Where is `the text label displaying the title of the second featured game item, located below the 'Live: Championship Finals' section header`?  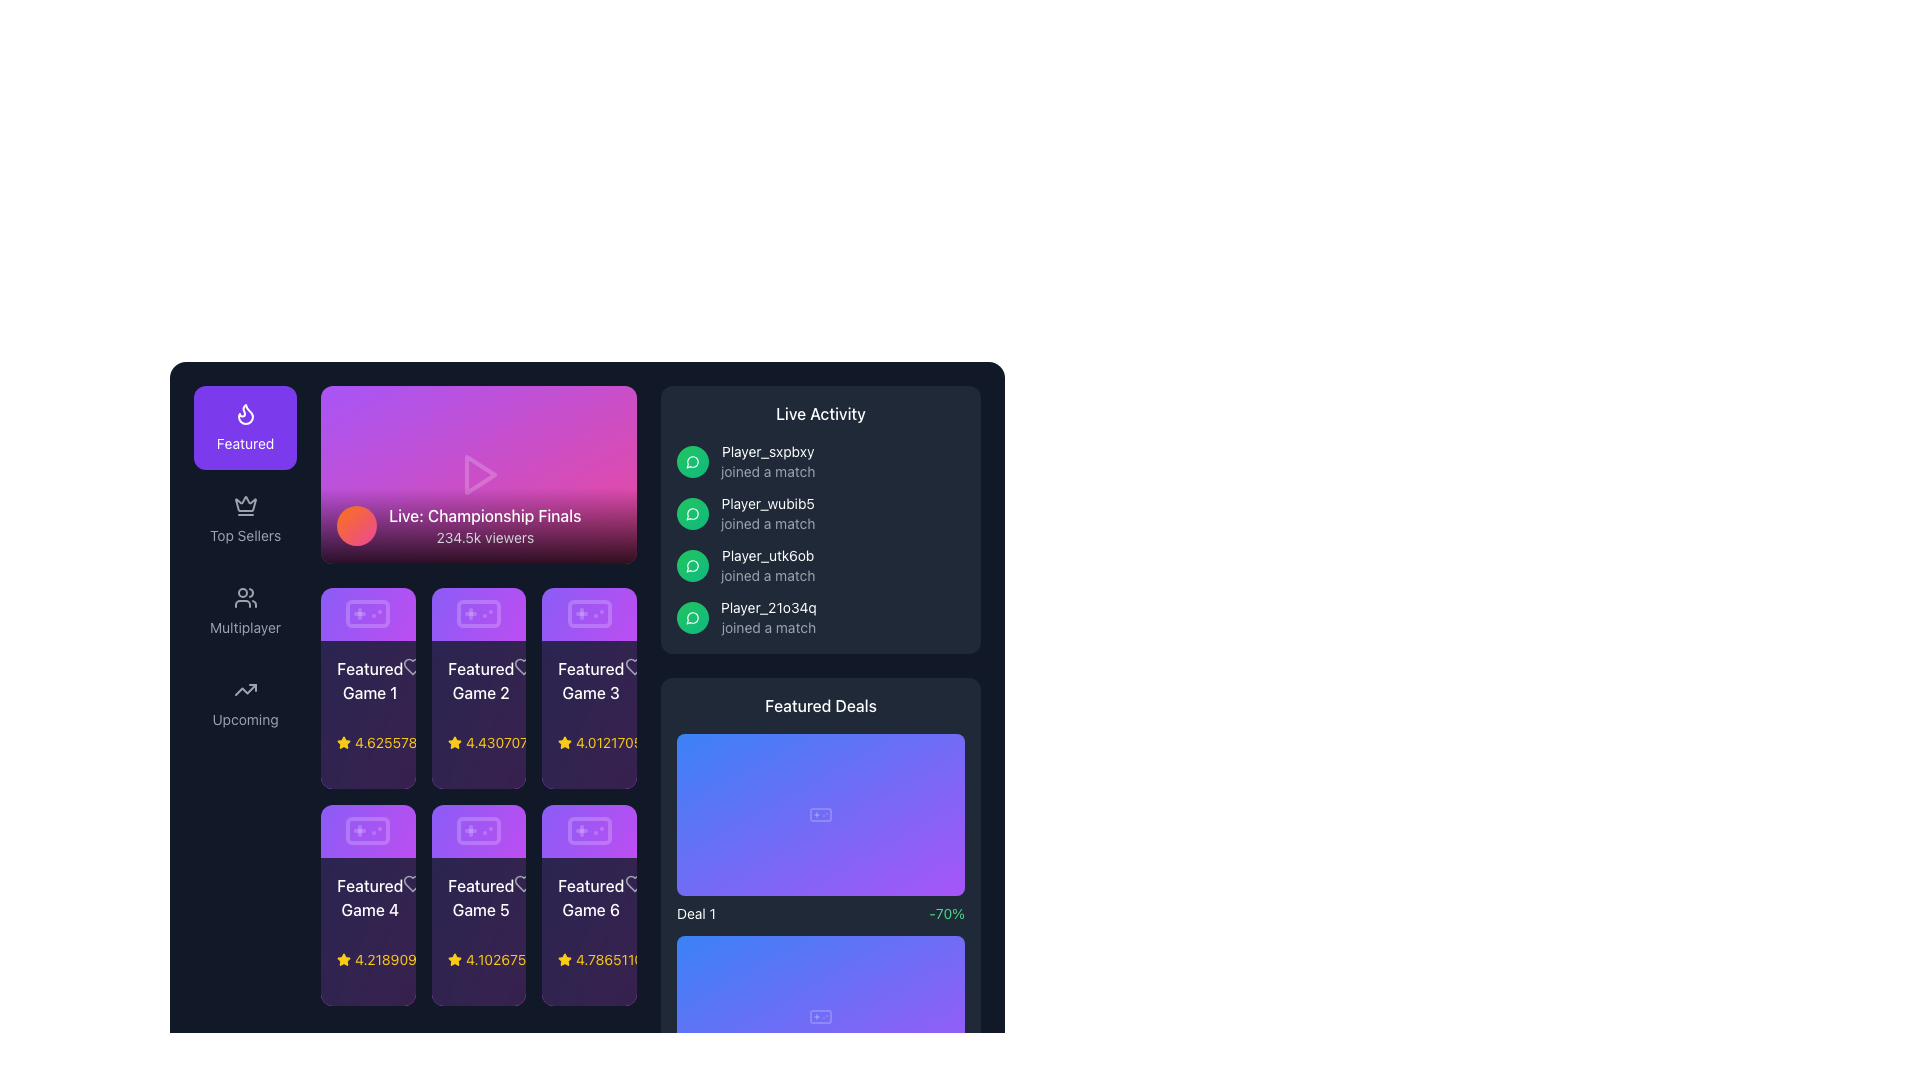
the text label displaying the title of the second featured game item, located below the 'Live: Championship Finals' section header is located at coordinates (478, 679).